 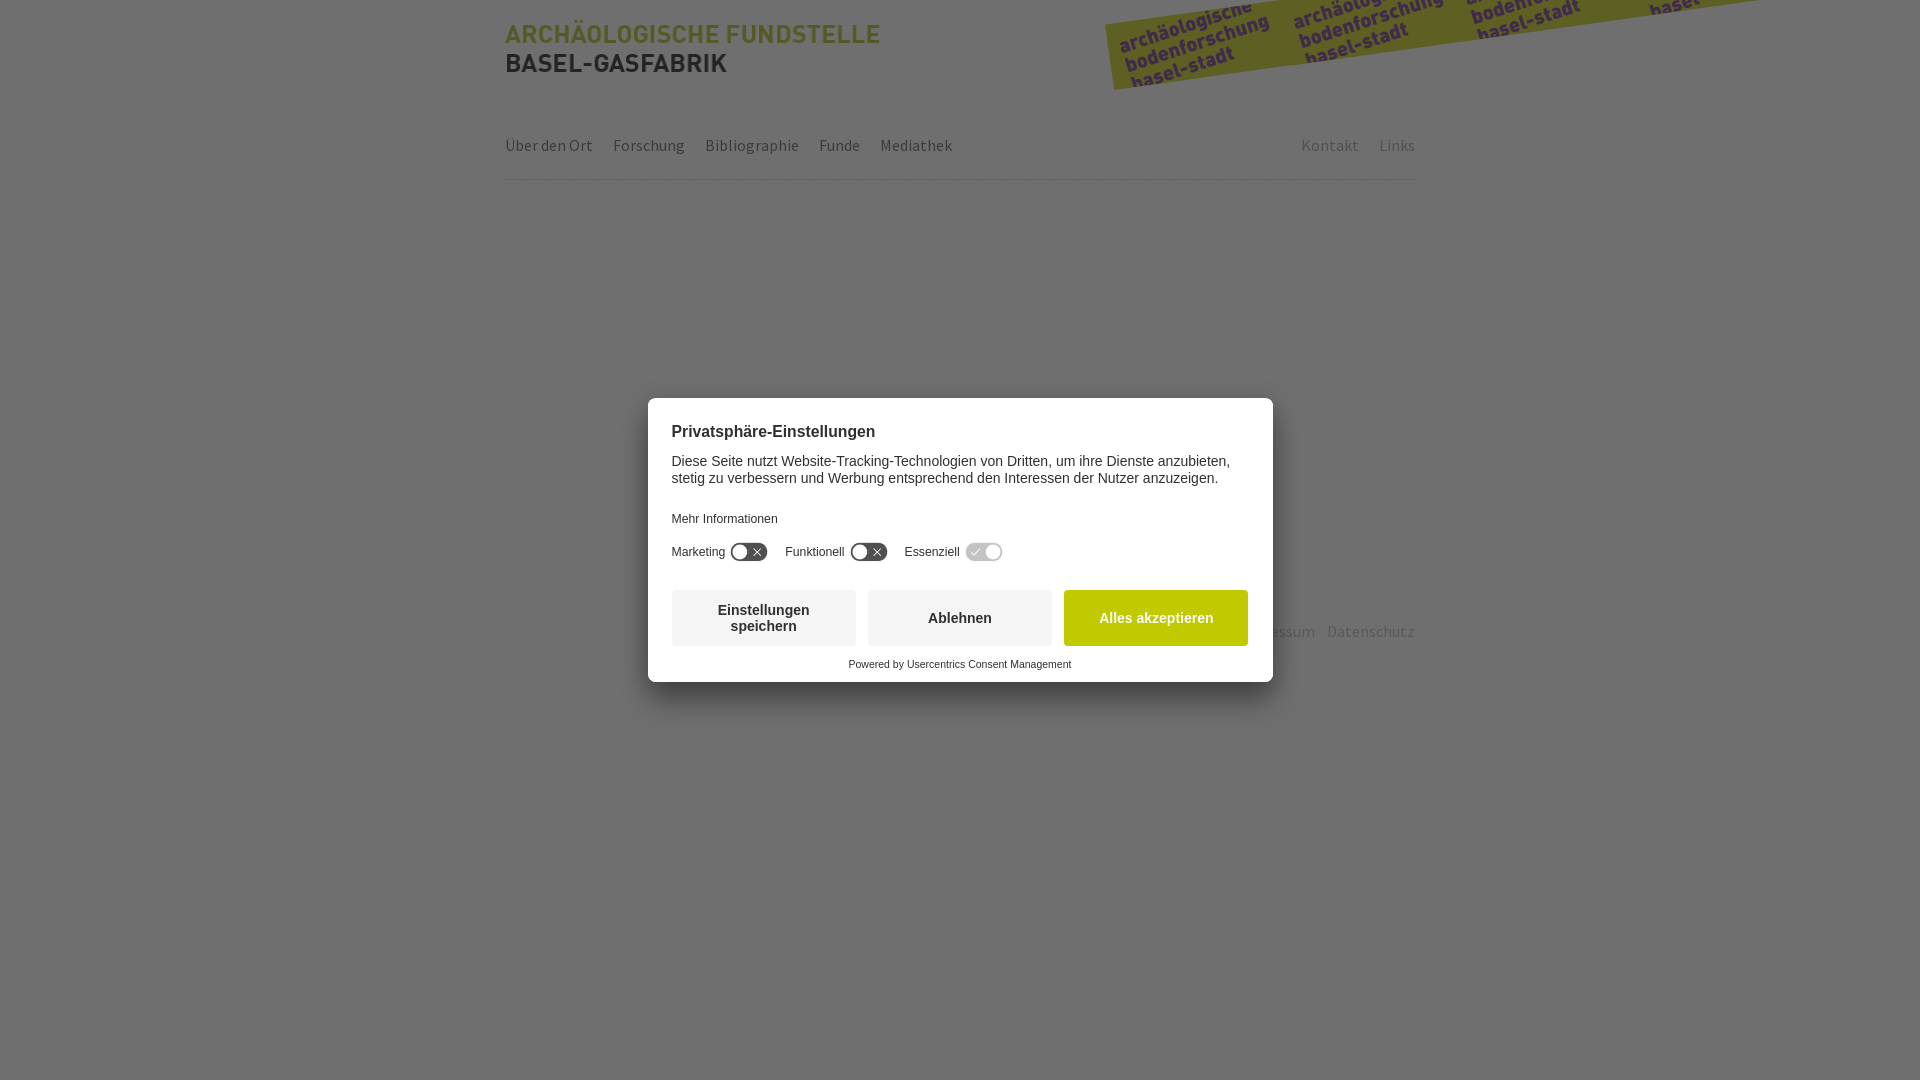 I want to click on 'Funde', so click(x=839, y=144).